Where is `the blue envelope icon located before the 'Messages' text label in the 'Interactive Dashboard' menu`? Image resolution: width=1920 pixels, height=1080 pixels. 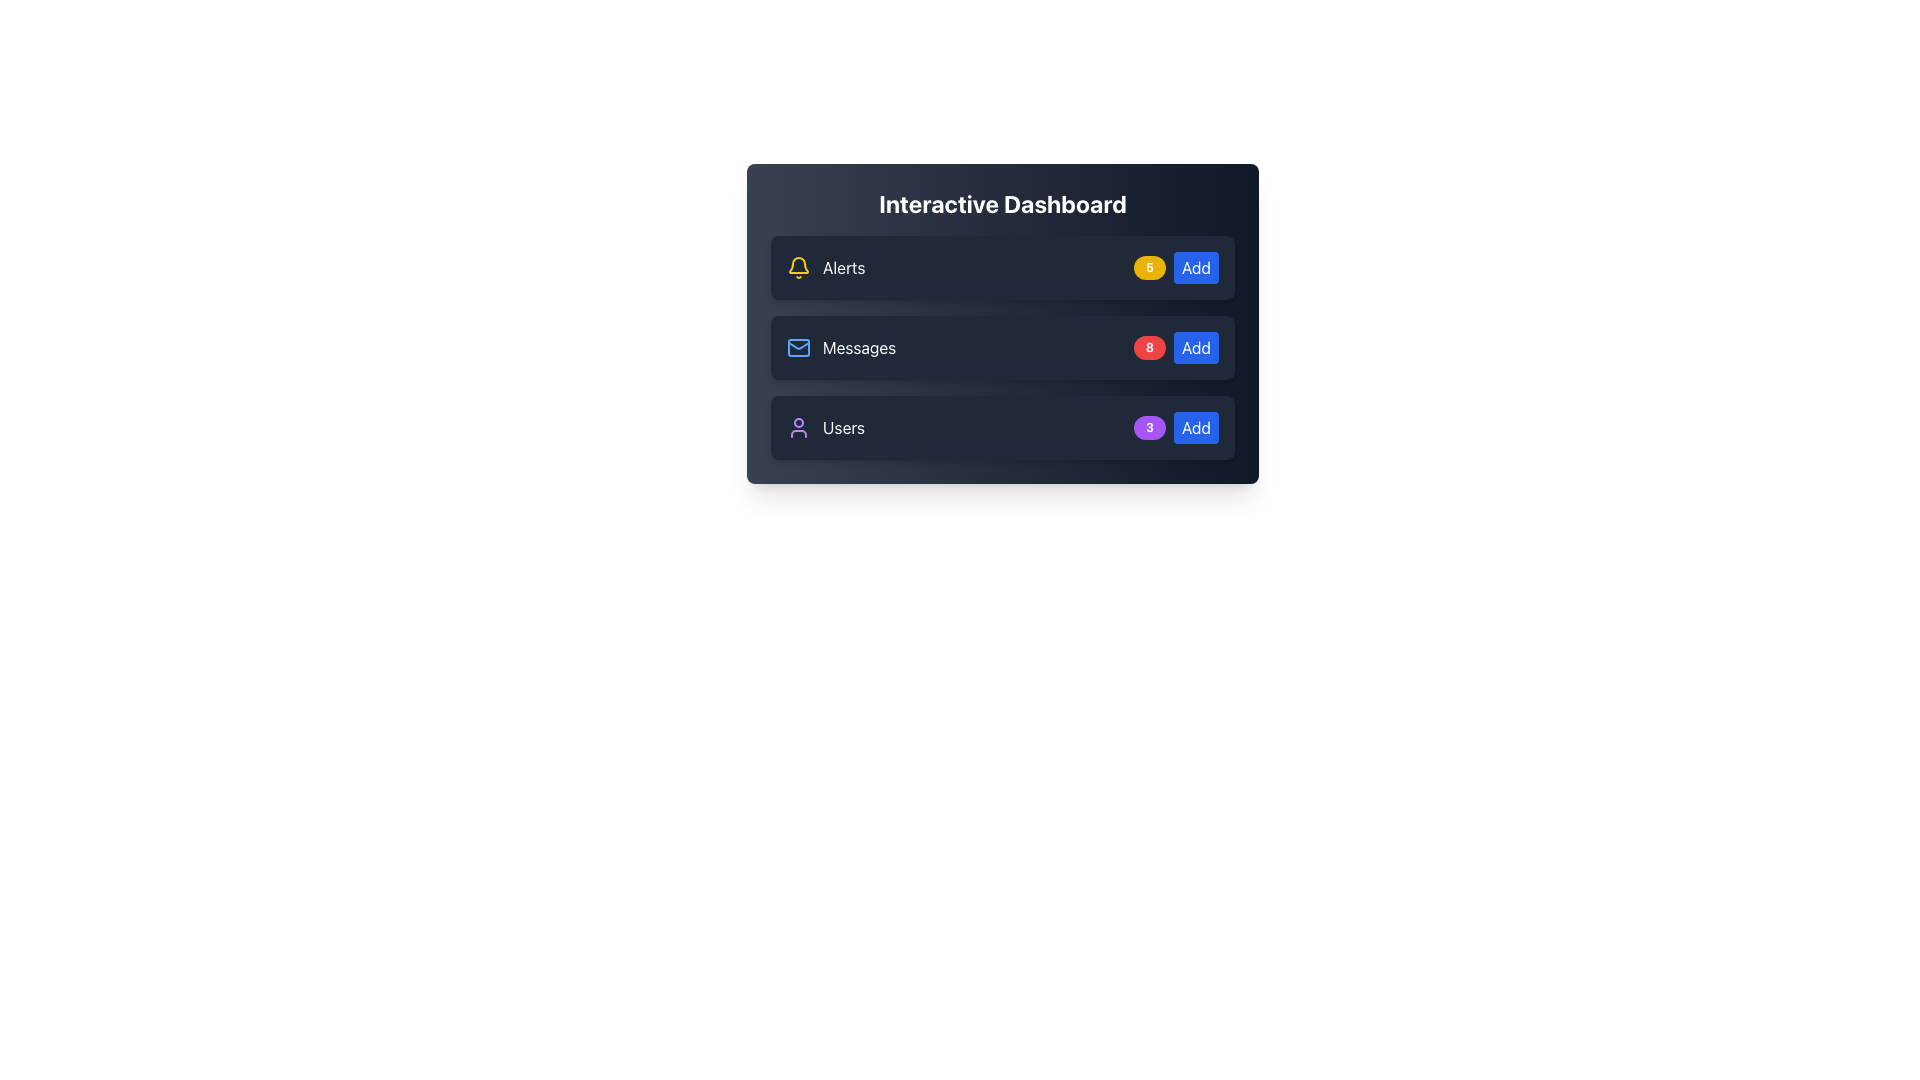
the blue envelope icon located before the 'Messages' text label in the 'Interactive Dashboard' menu is located at coordinates (797, 346).